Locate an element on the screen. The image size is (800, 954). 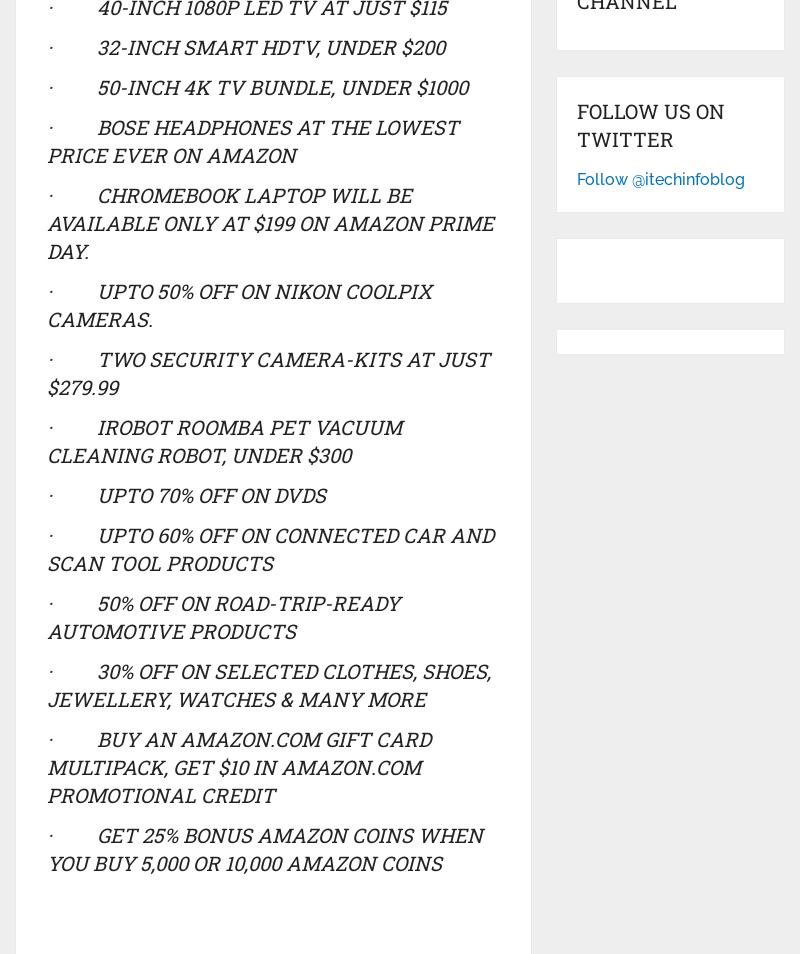
'Follow @itechinfoblog' is located at coordinates (659, 177).